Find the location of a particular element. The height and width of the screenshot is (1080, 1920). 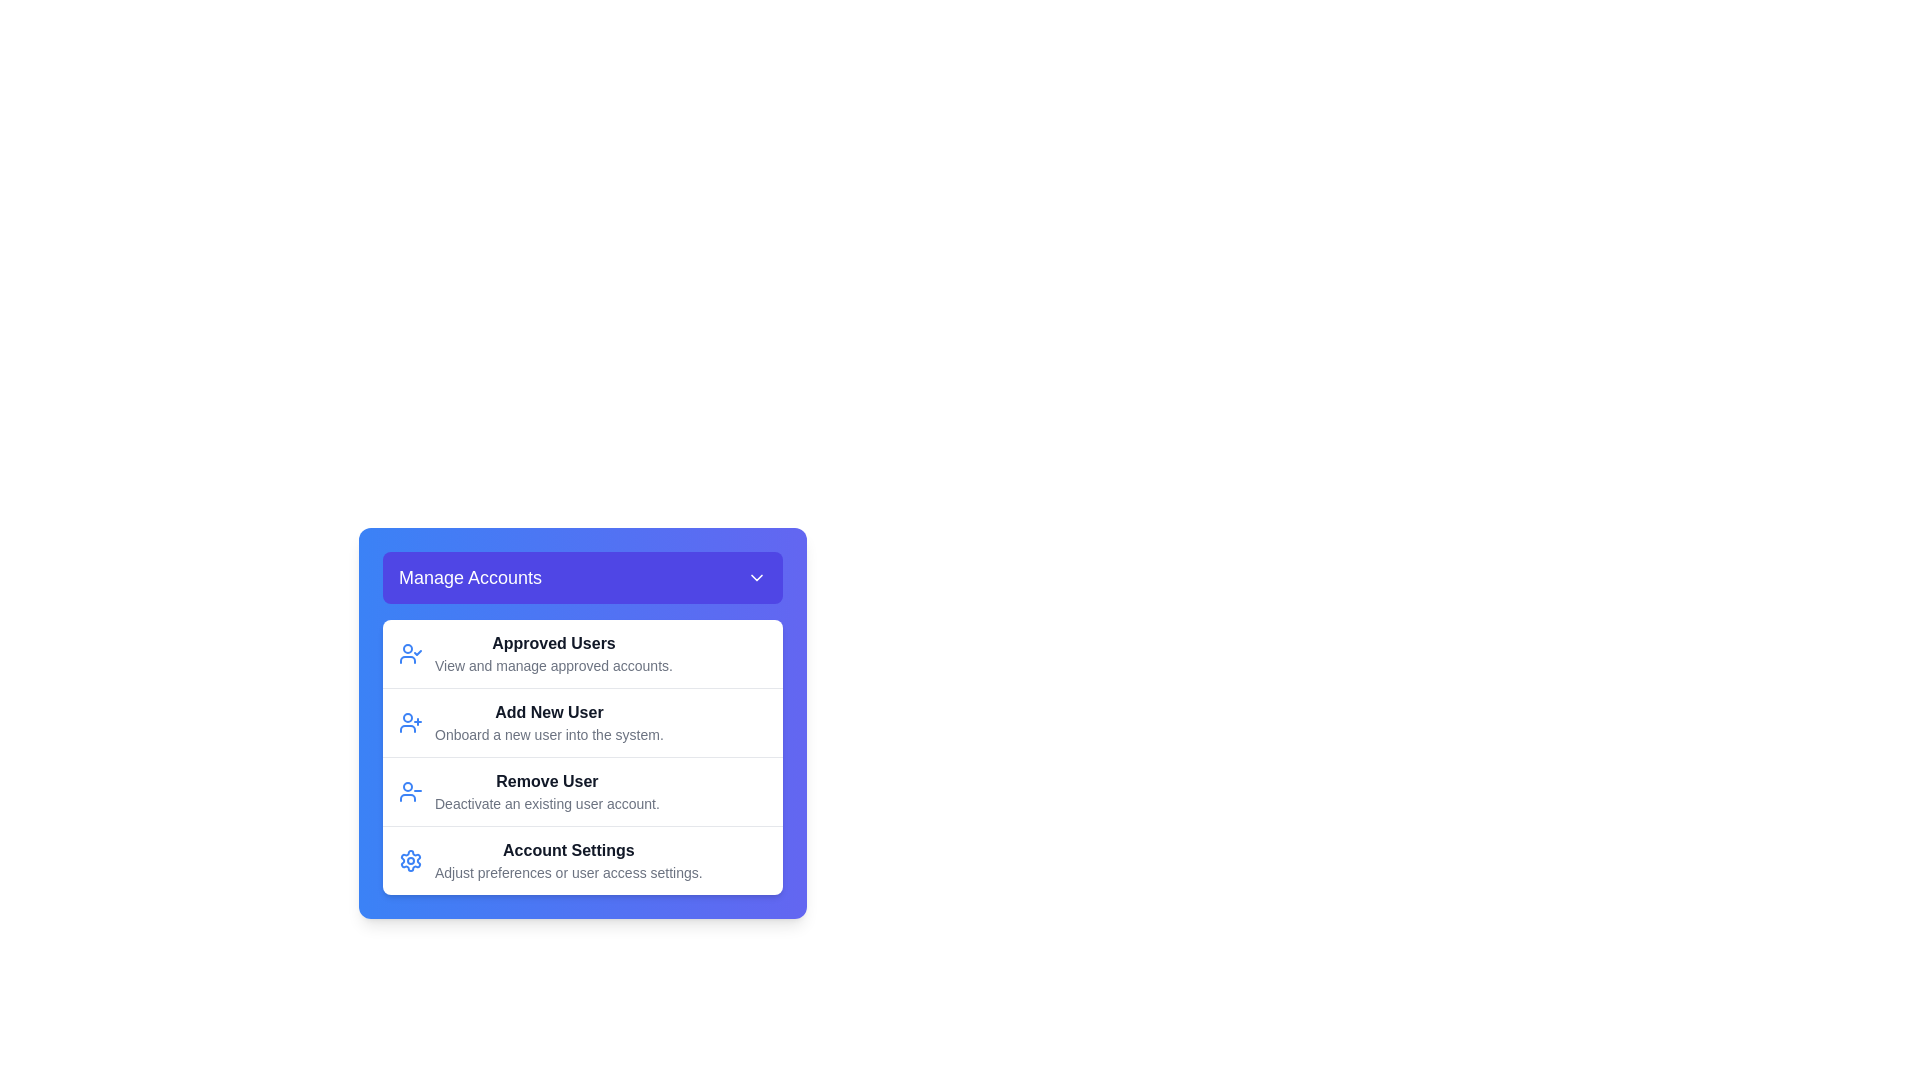

the 'Approved Users' text label, which is the first option under the 'Manage Accounts' section and features a bold black font for the title and a lighter gray font for the description is located at coordinates (553, 654).